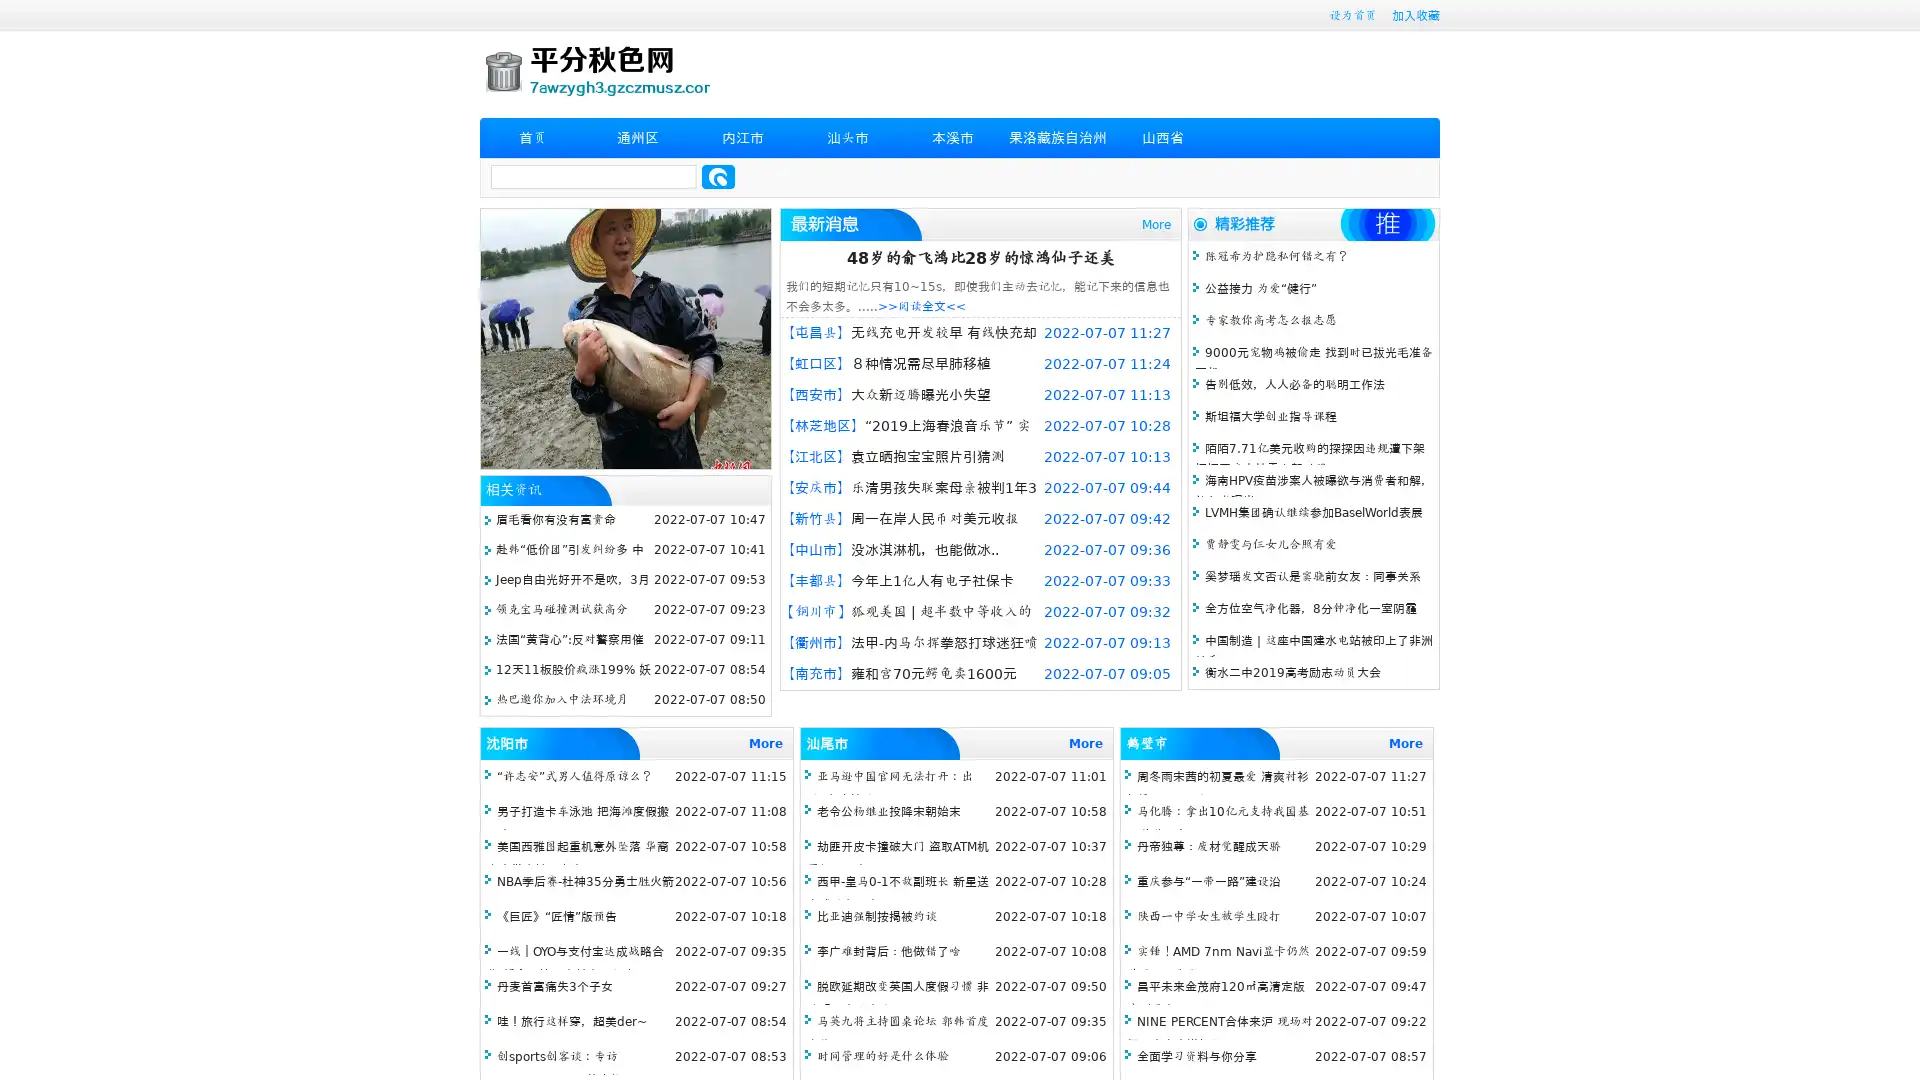 The image size is (1920, 1080). I want to click on Search, so click(718, 176).